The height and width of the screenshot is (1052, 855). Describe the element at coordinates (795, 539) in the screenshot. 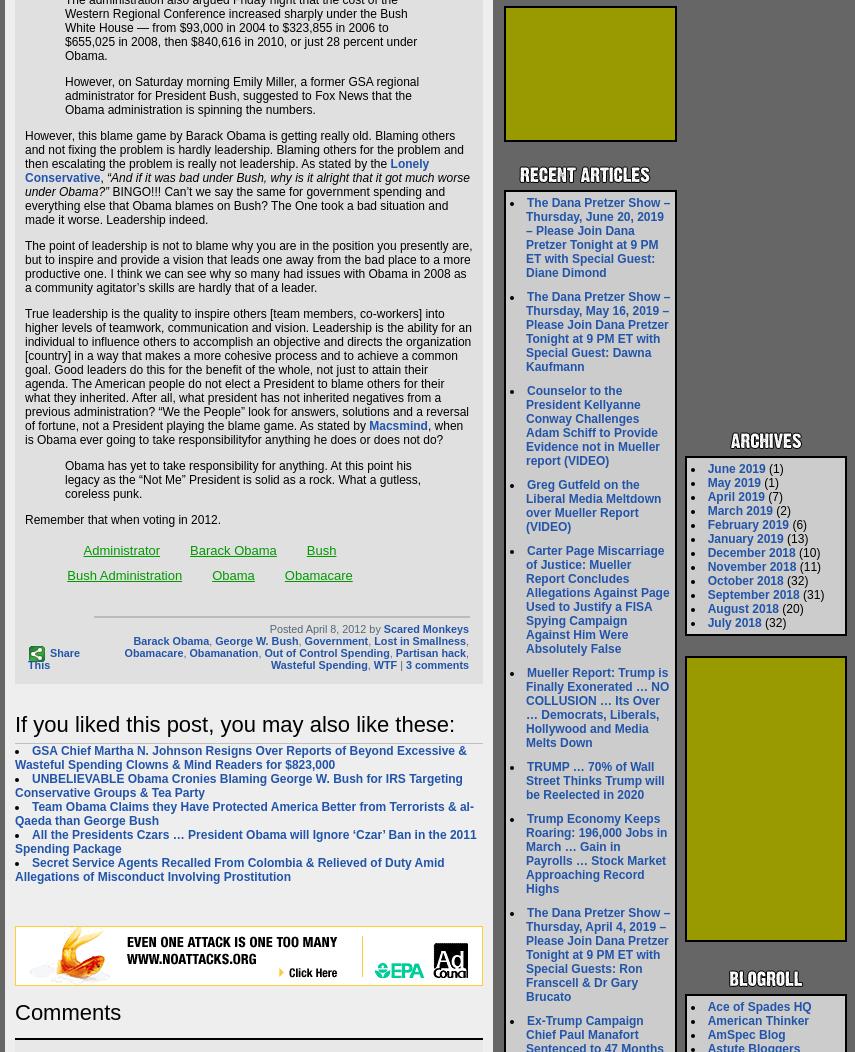

I see `'(13)'` at that location.